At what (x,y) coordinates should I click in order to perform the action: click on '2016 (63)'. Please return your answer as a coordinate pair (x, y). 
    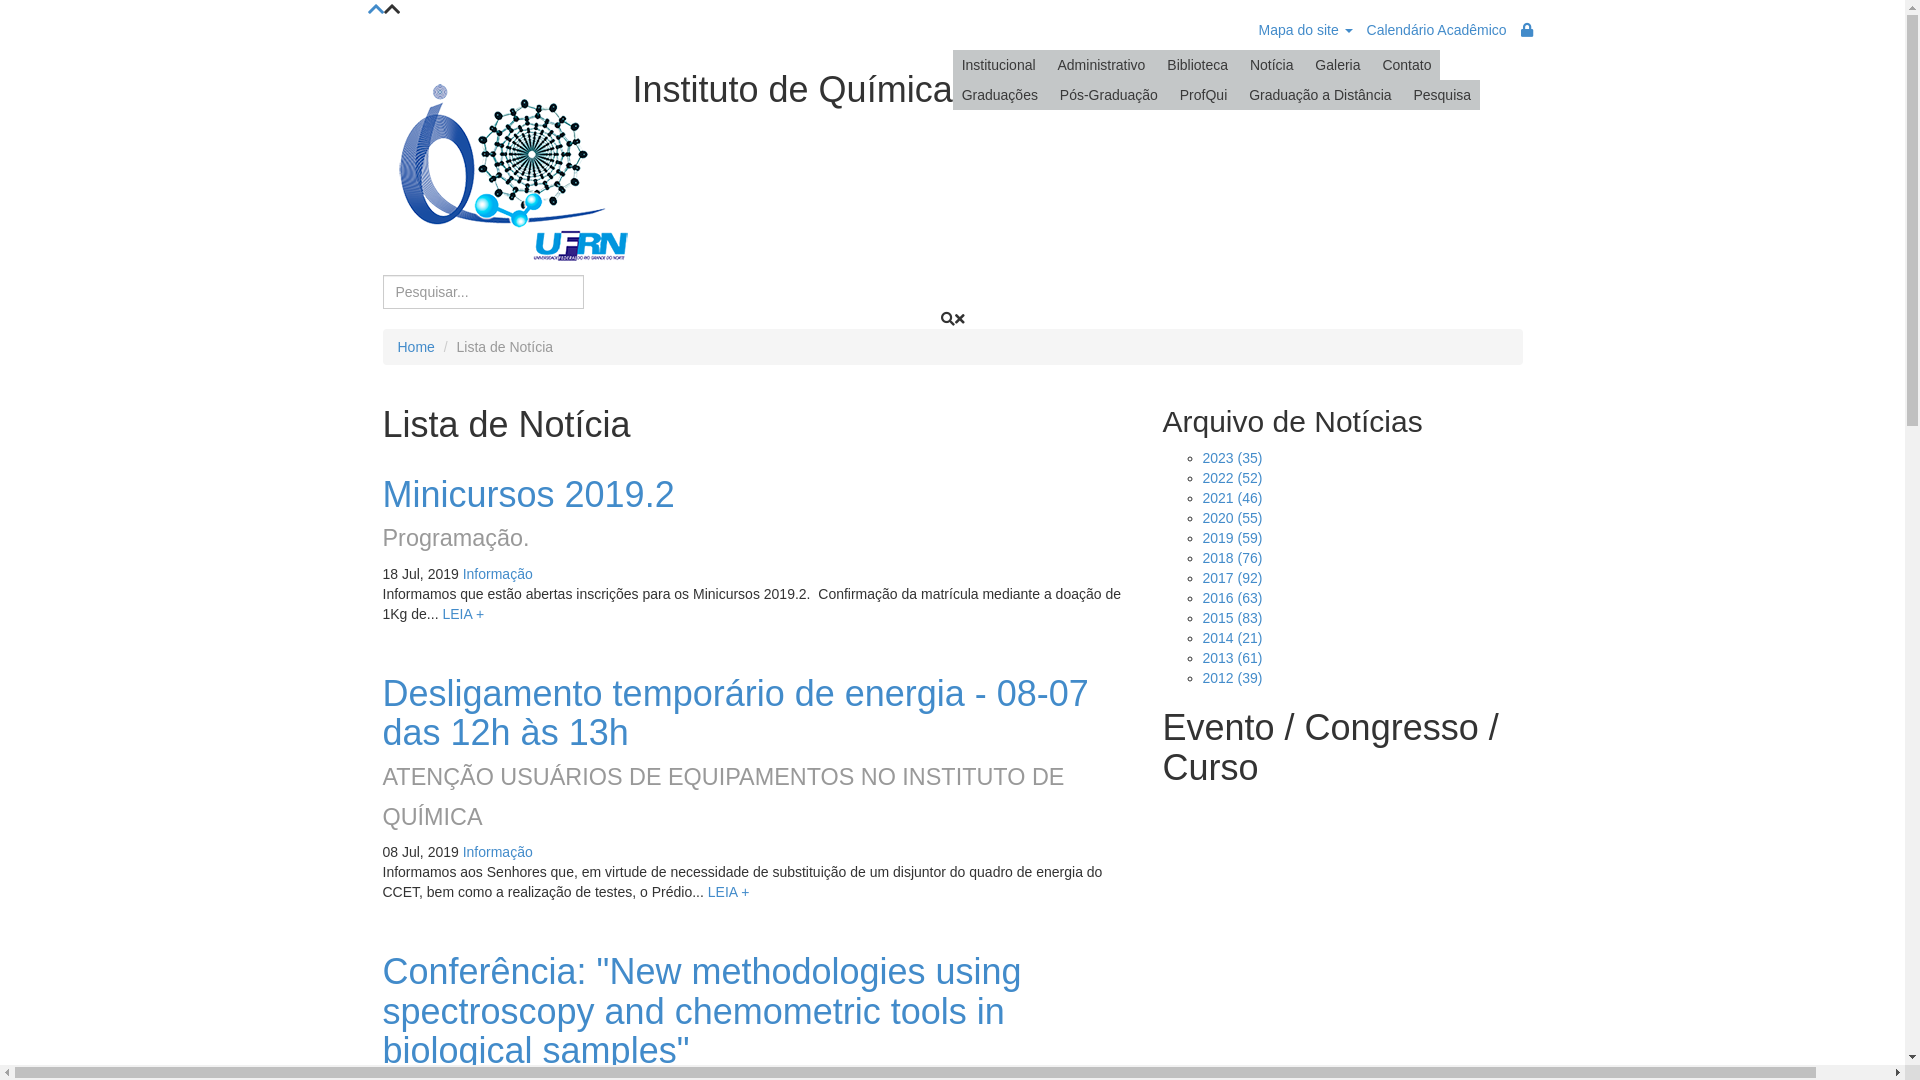
    Looking at the image, I should click on (1231, 596).